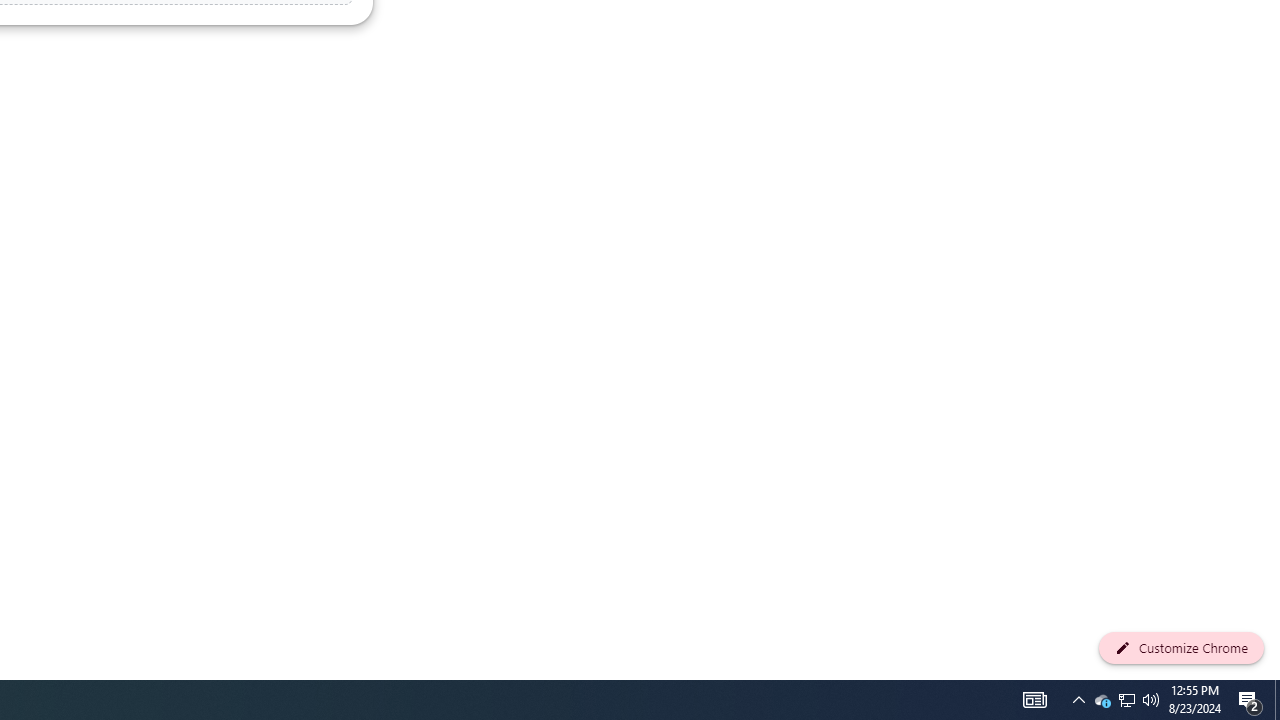  What do you see at coordinates (1151, 698) in the screenshot?
I see `'Q2790: 100%'` at bounding box center [1151, 698].